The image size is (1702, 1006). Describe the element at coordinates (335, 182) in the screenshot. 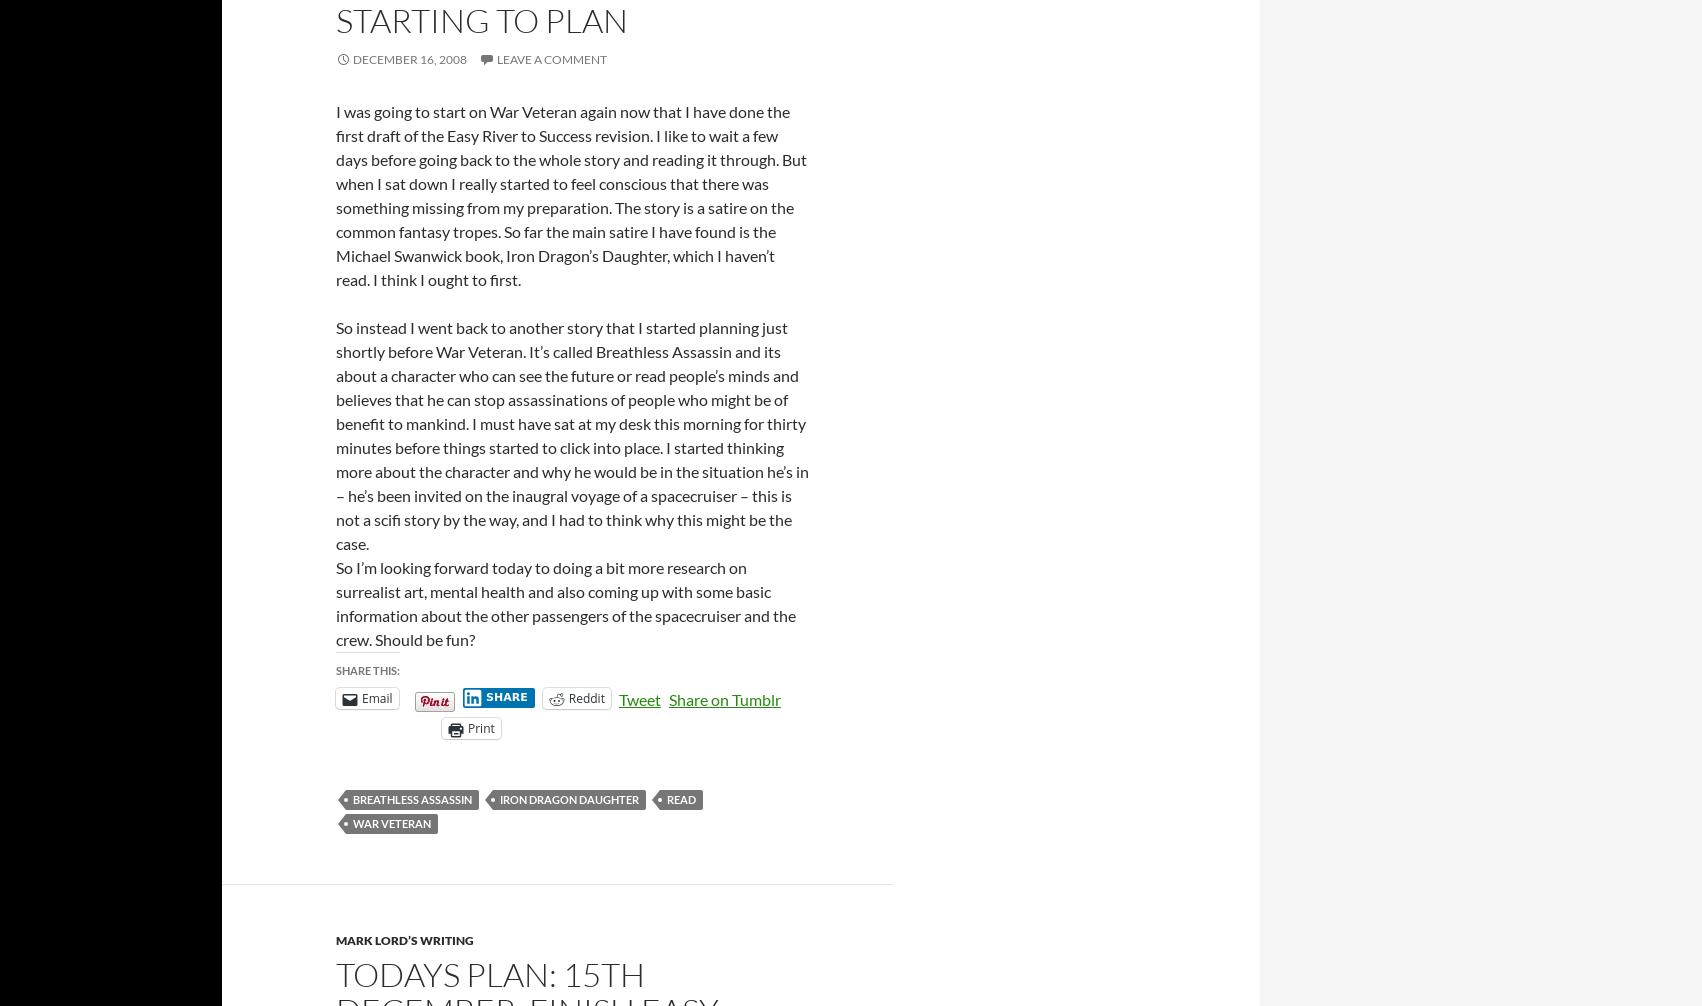

I see `'I was going to start on War Veteran again now that I have done the first draft of the Easy River to Success revision. I like to wait a few days before going back to the whole story and reading it through. But when I sat down I really started to feel conscious that there was something missing from my preparation. The story is a satire on the common fantasy tropes. So far the main satire I have found is the Michael'` at that location.